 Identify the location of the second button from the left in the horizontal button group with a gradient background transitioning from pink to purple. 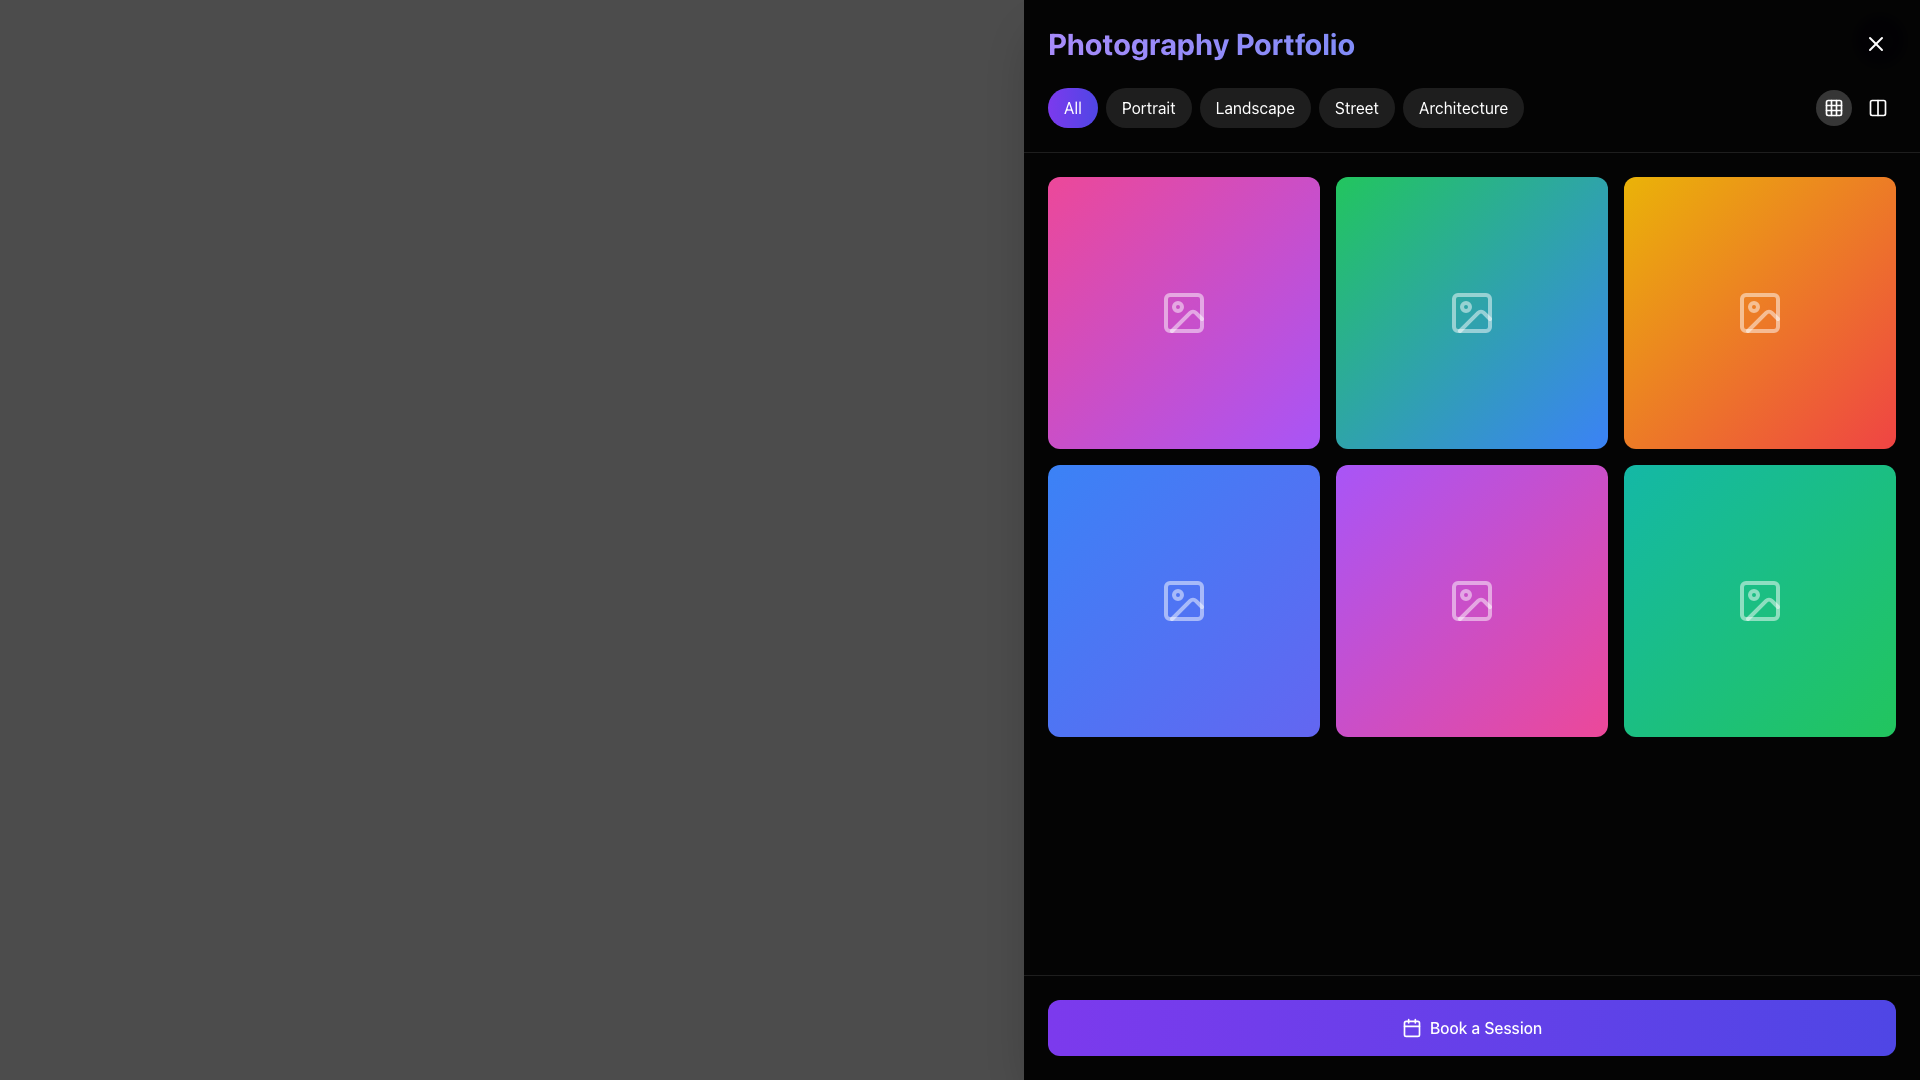
(1184, 312).